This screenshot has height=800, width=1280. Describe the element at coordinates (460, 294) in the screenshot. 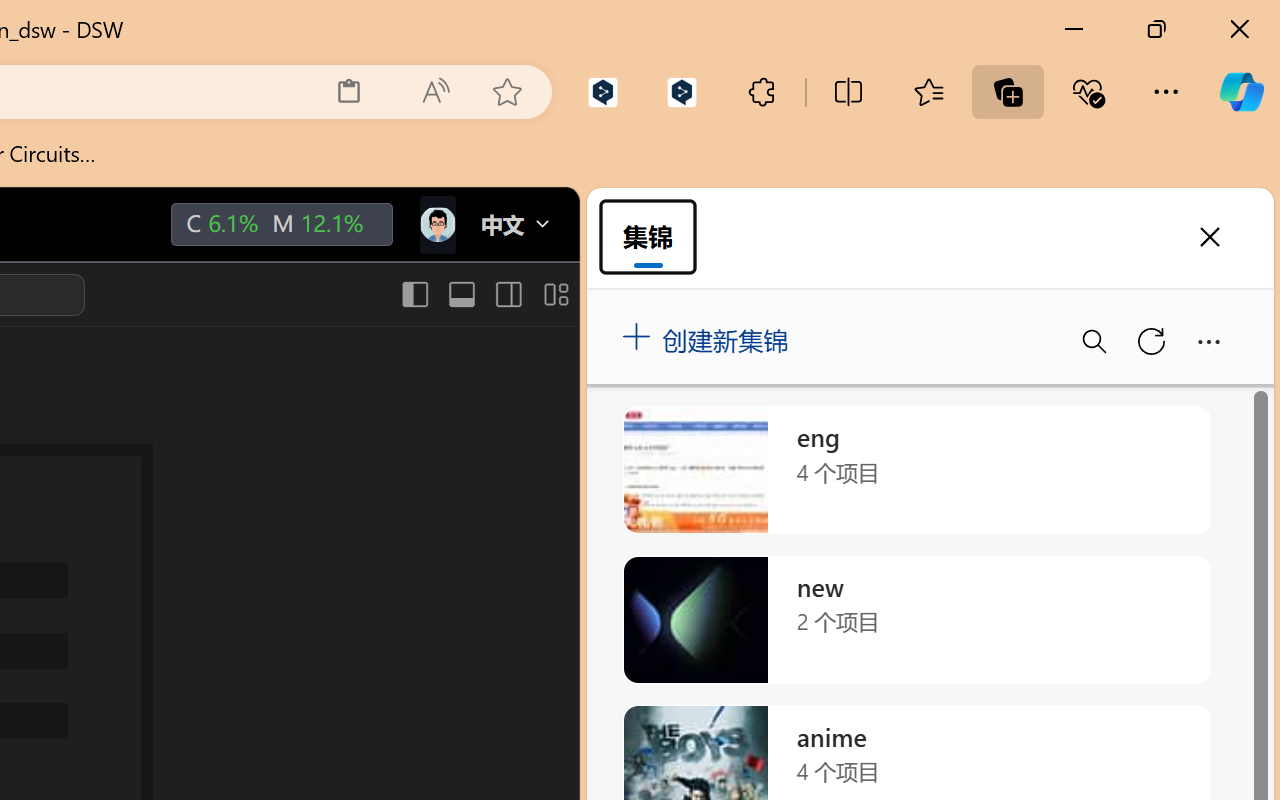

I see `'Toggle Panel (Ctrl+J)'` at that location.